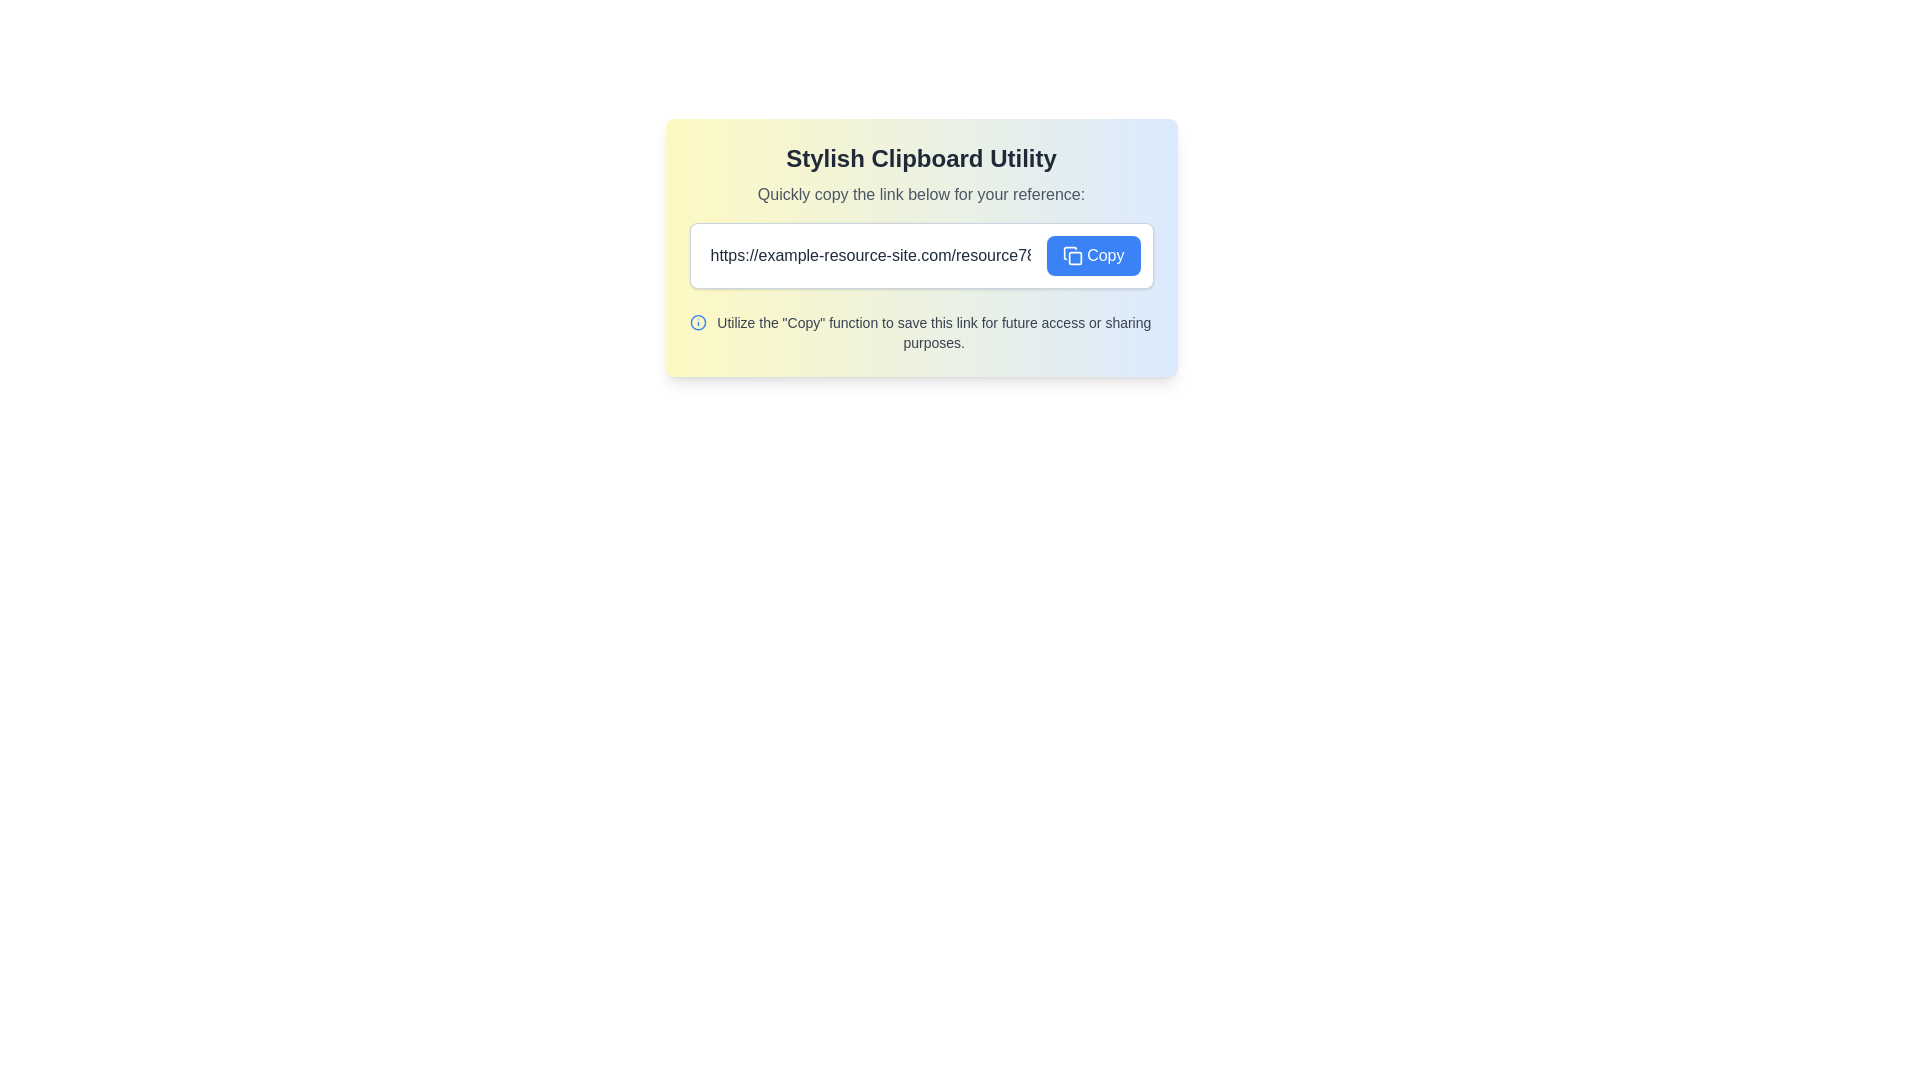 The width and height of the screenshot is (1920, 1080). I want to click on the informational text that describes the functionality of the 'Copy' button, located beneath the text input box and part of the 'Stylish Clipboard Utility' section, so click(933, 331).